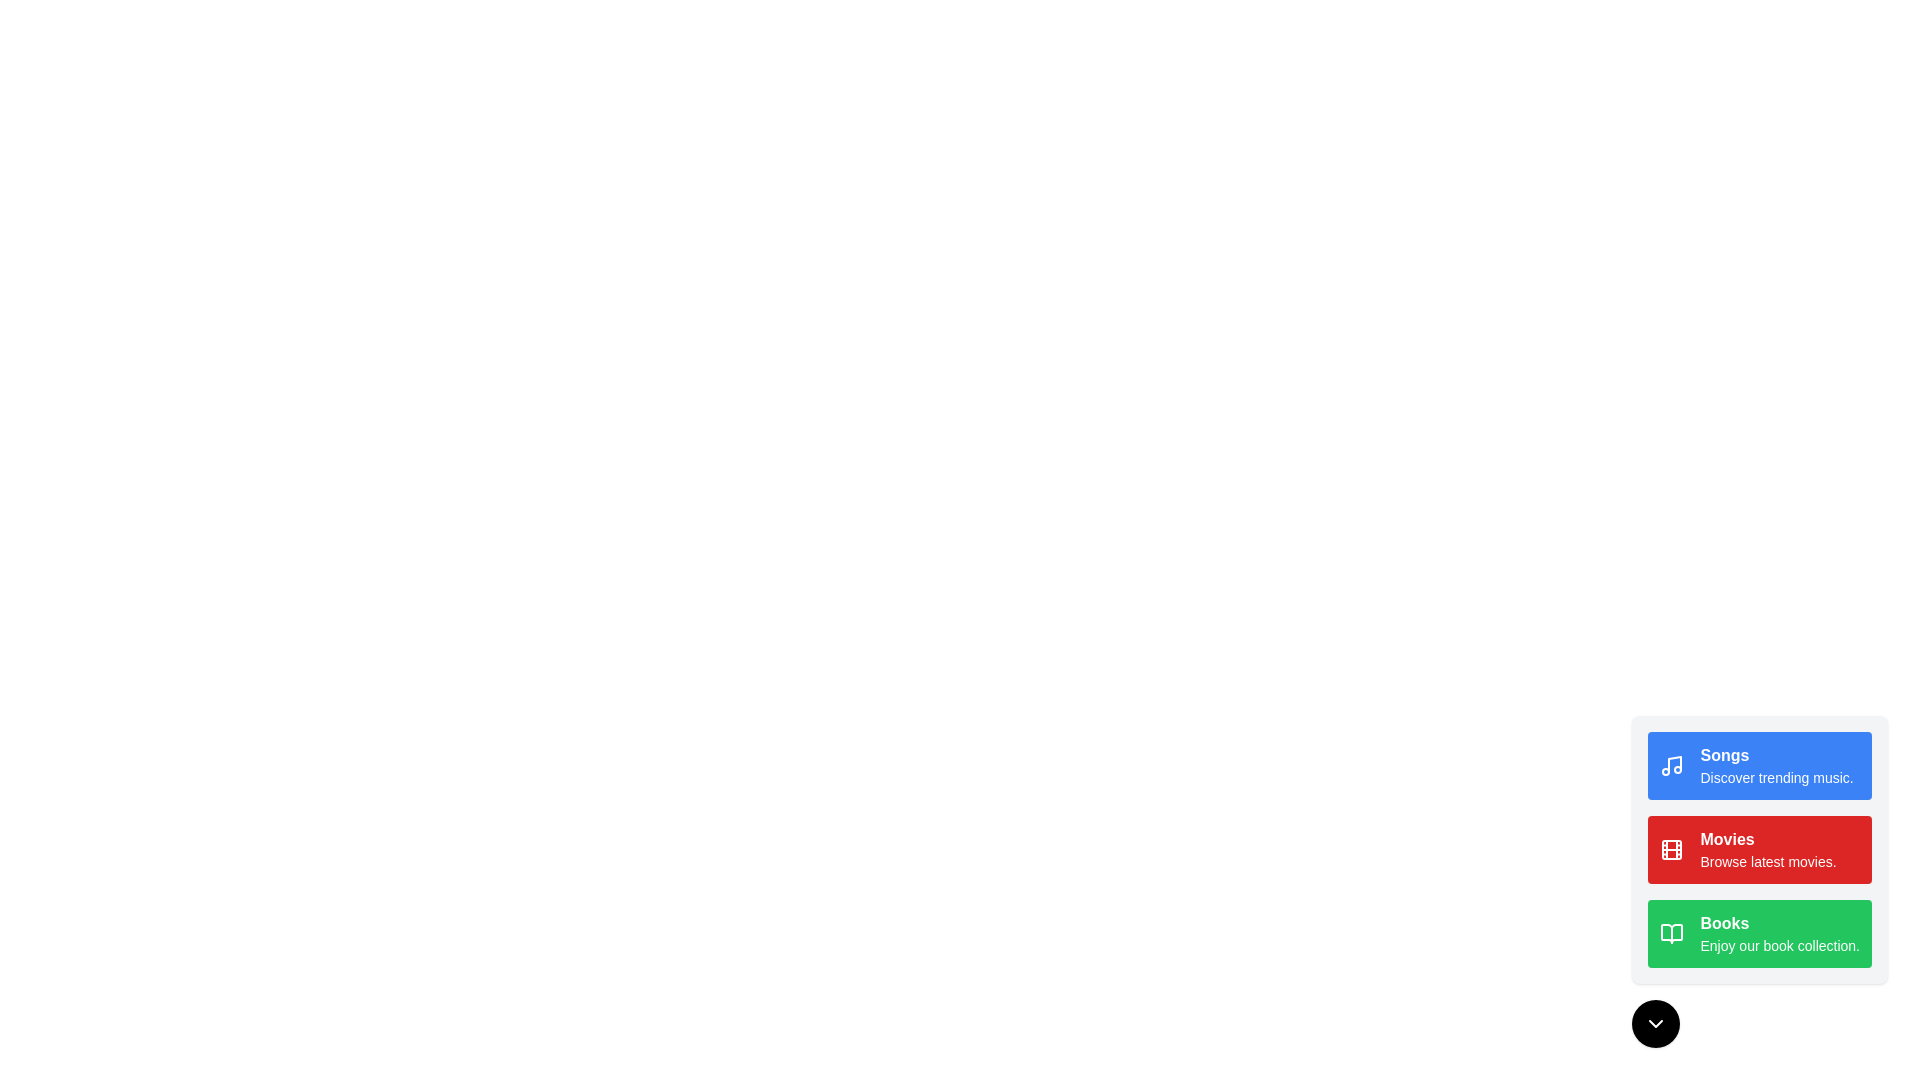 Image resolution: width=1920 pixels, height=1080 pixels. I want to click on the Books option from the speed dial menu, so click(1760, 933).